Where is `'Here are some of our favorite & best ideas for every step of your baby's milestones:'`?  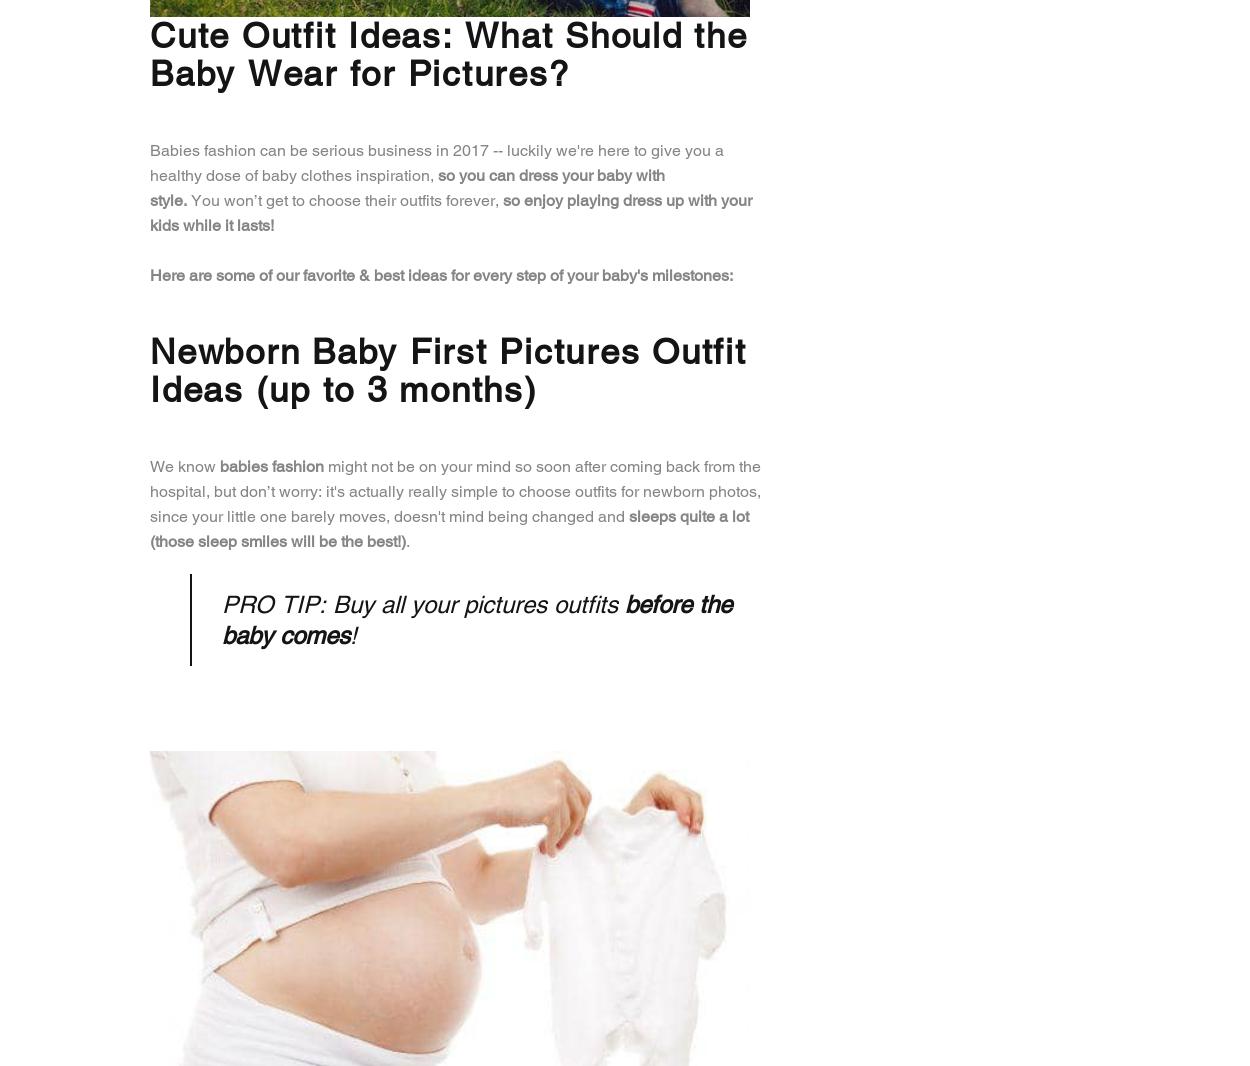 'Here are some of our favorite & best ideas for every step of your baby's milestones:' is located at coordinates (440, 274).